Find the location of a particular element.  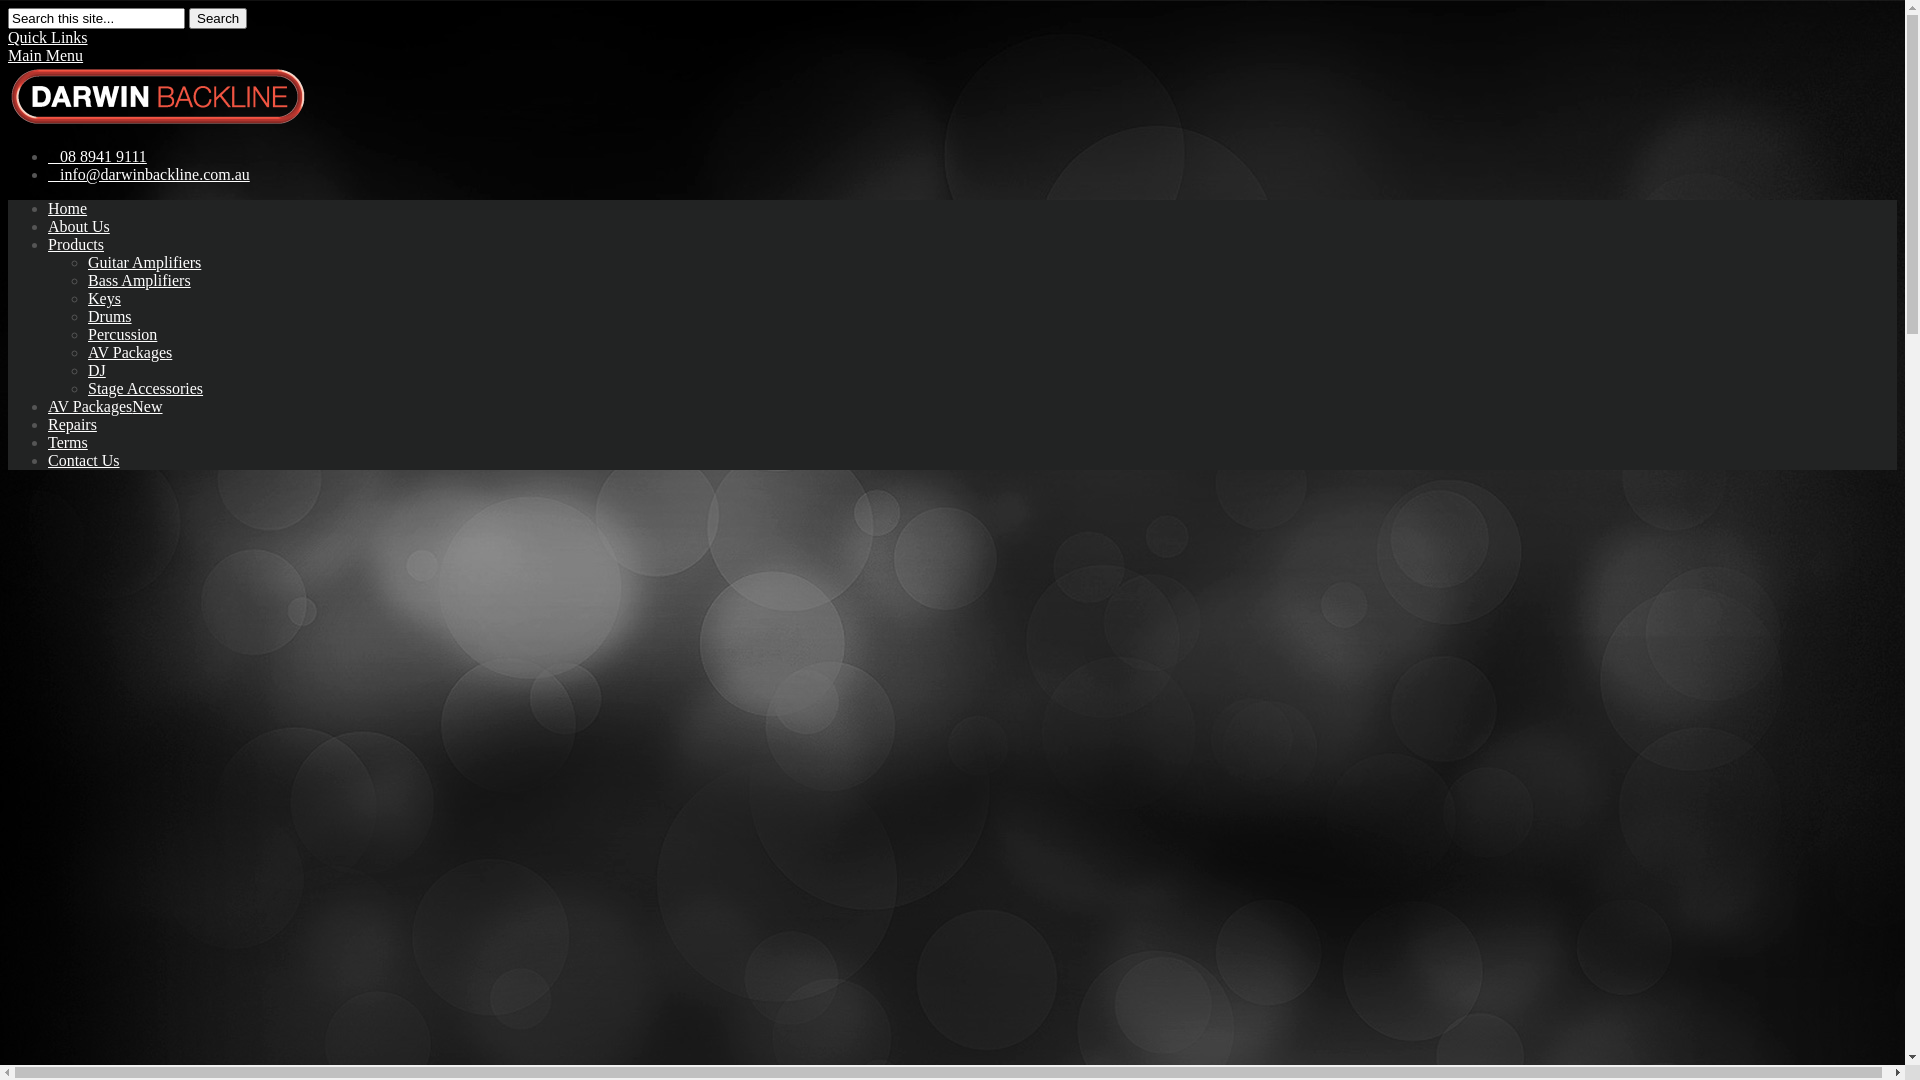

'AV PackagesNew' is located at coordinates (104, 405).